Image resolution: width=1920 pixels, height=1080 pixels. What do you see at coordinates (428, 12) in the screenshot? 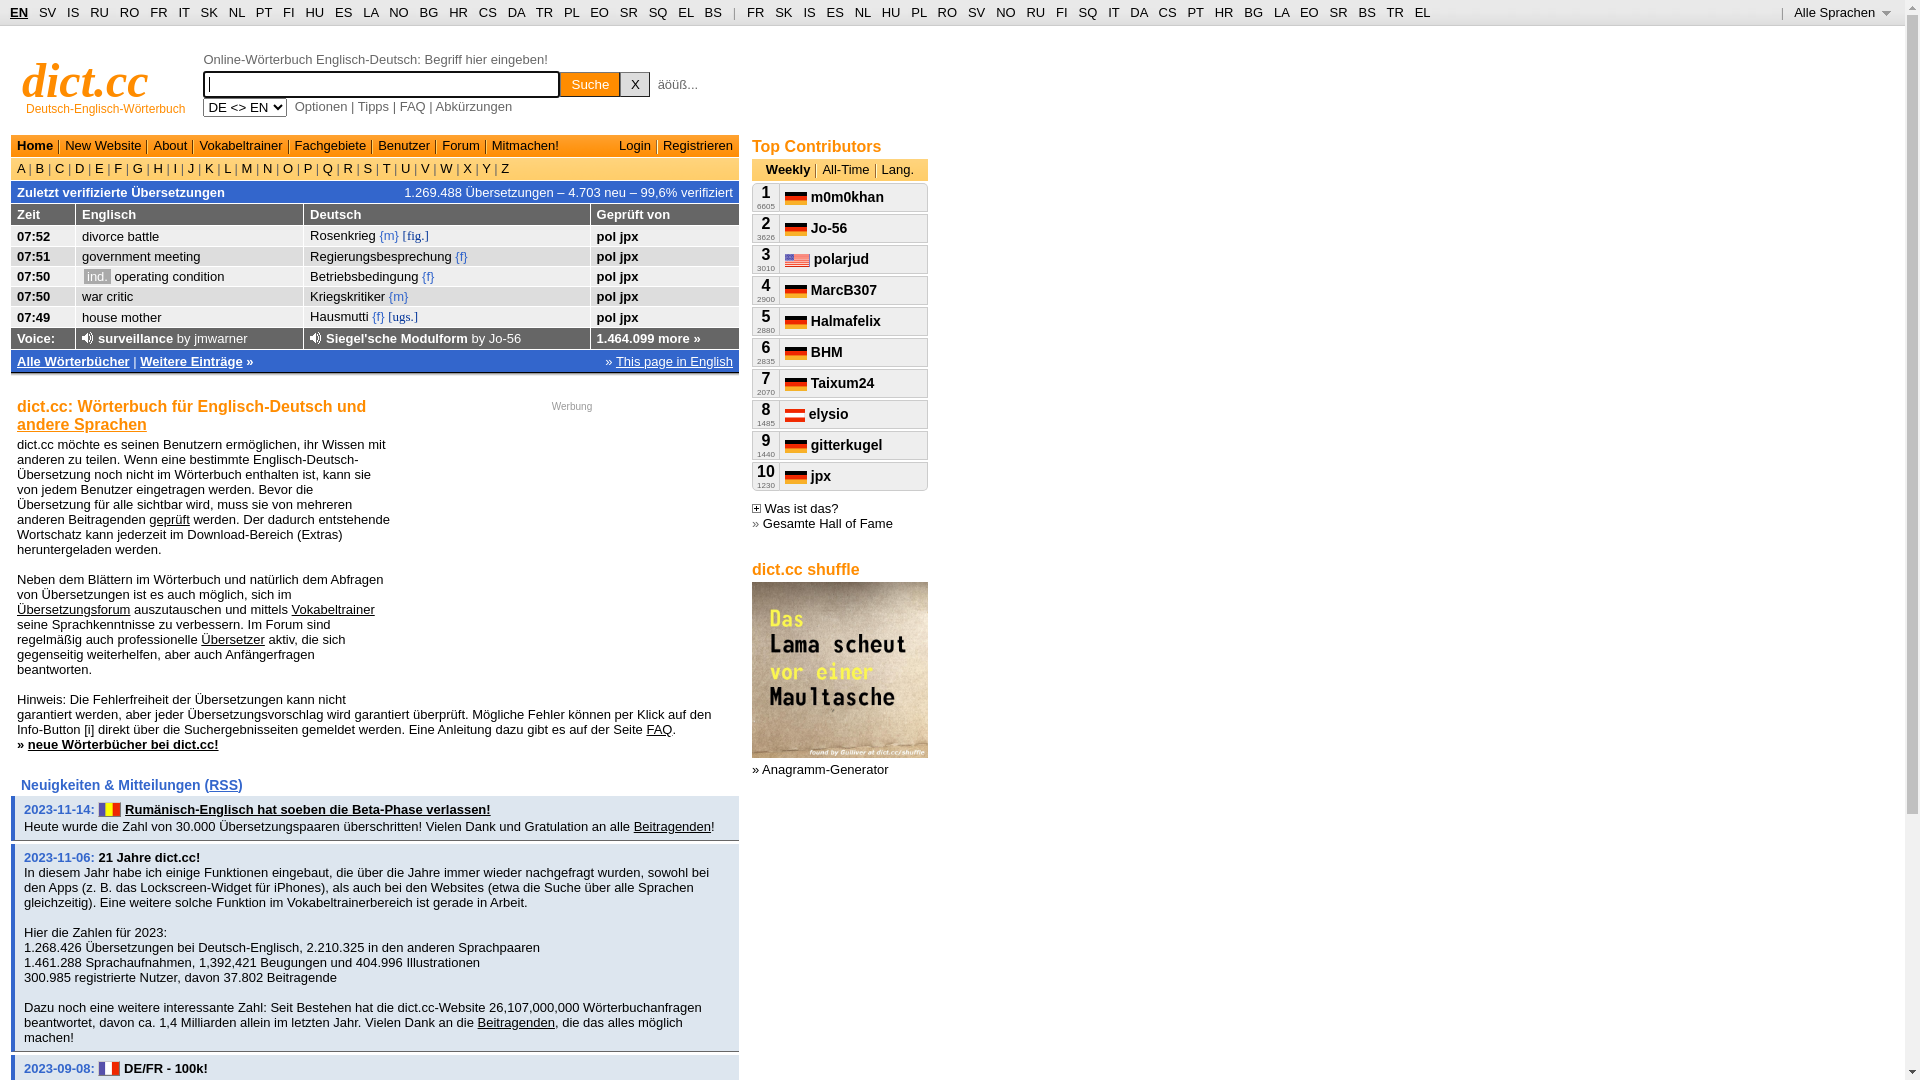
I see `'BG'` at bounding box center [428, 12].